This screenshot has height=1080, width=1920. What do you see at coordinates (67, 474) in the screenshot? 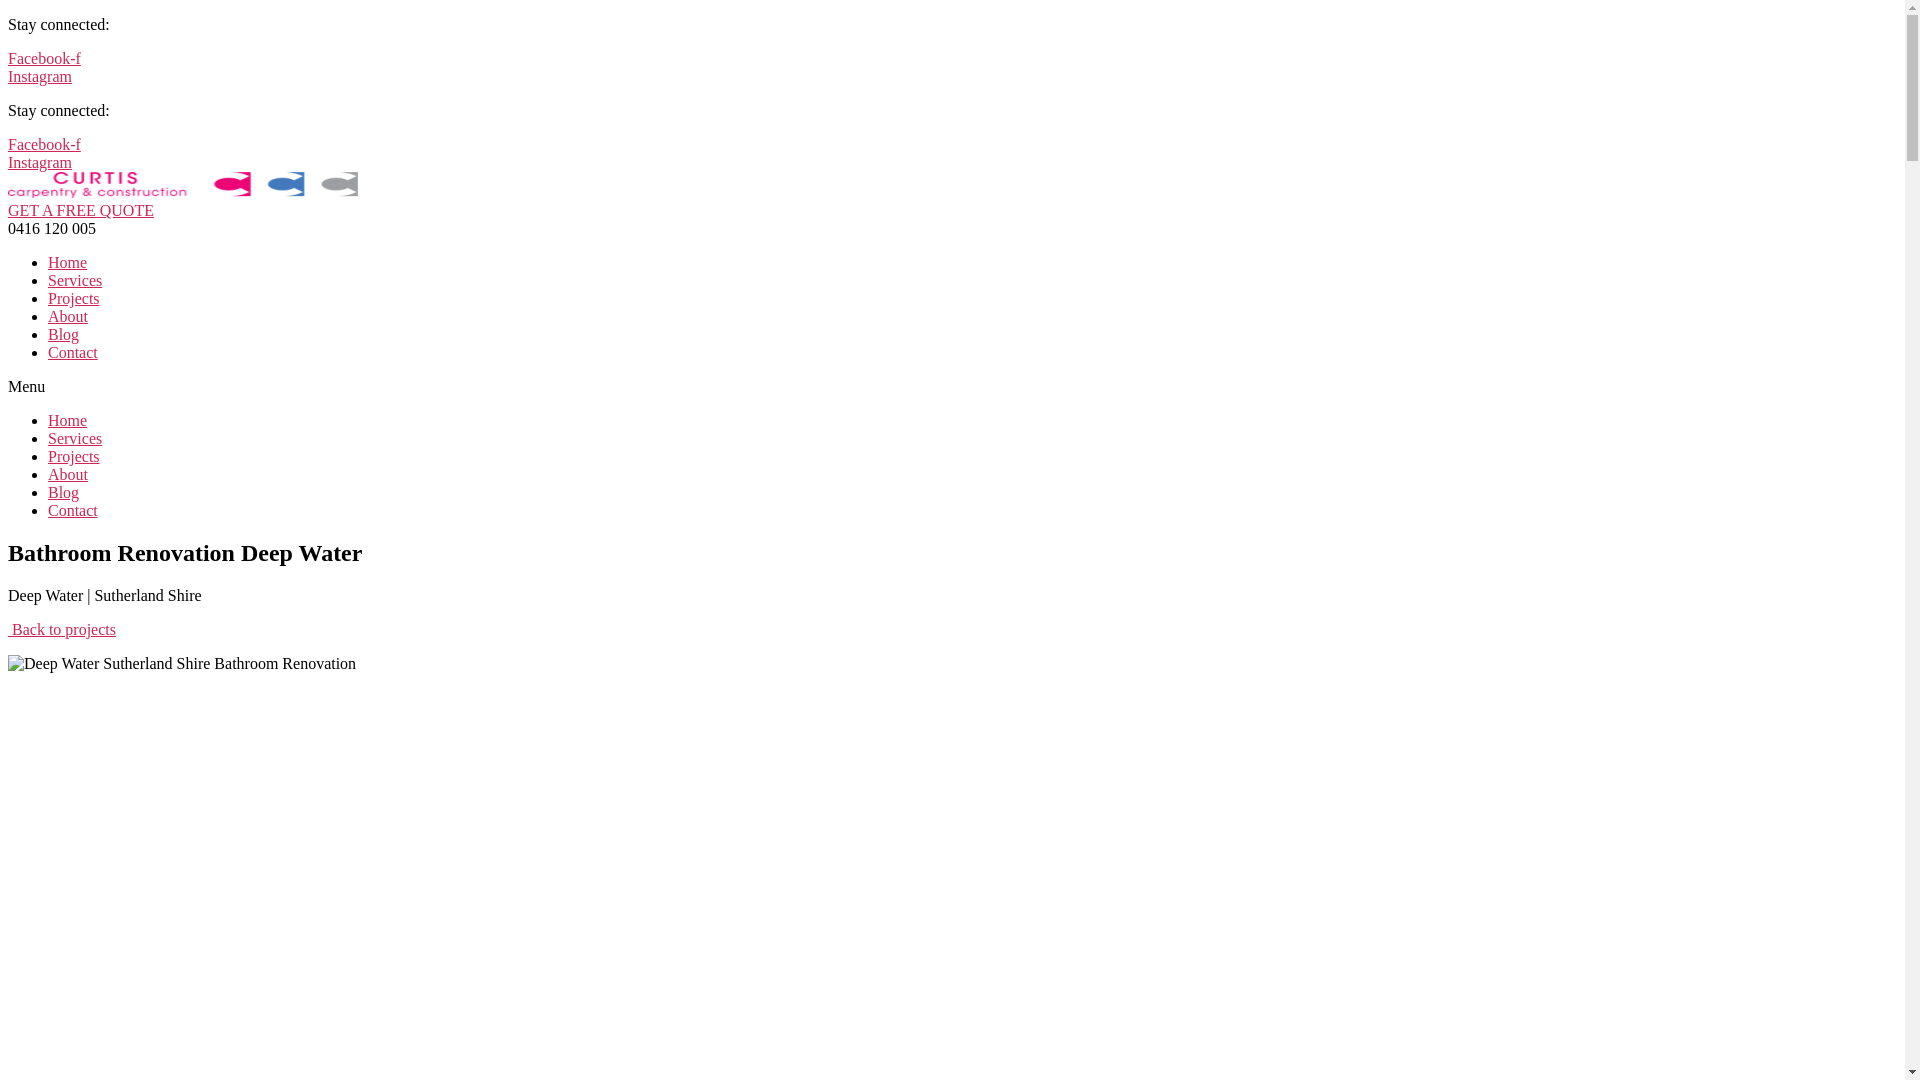
I see `'About'` at bounding box center [67, 474].